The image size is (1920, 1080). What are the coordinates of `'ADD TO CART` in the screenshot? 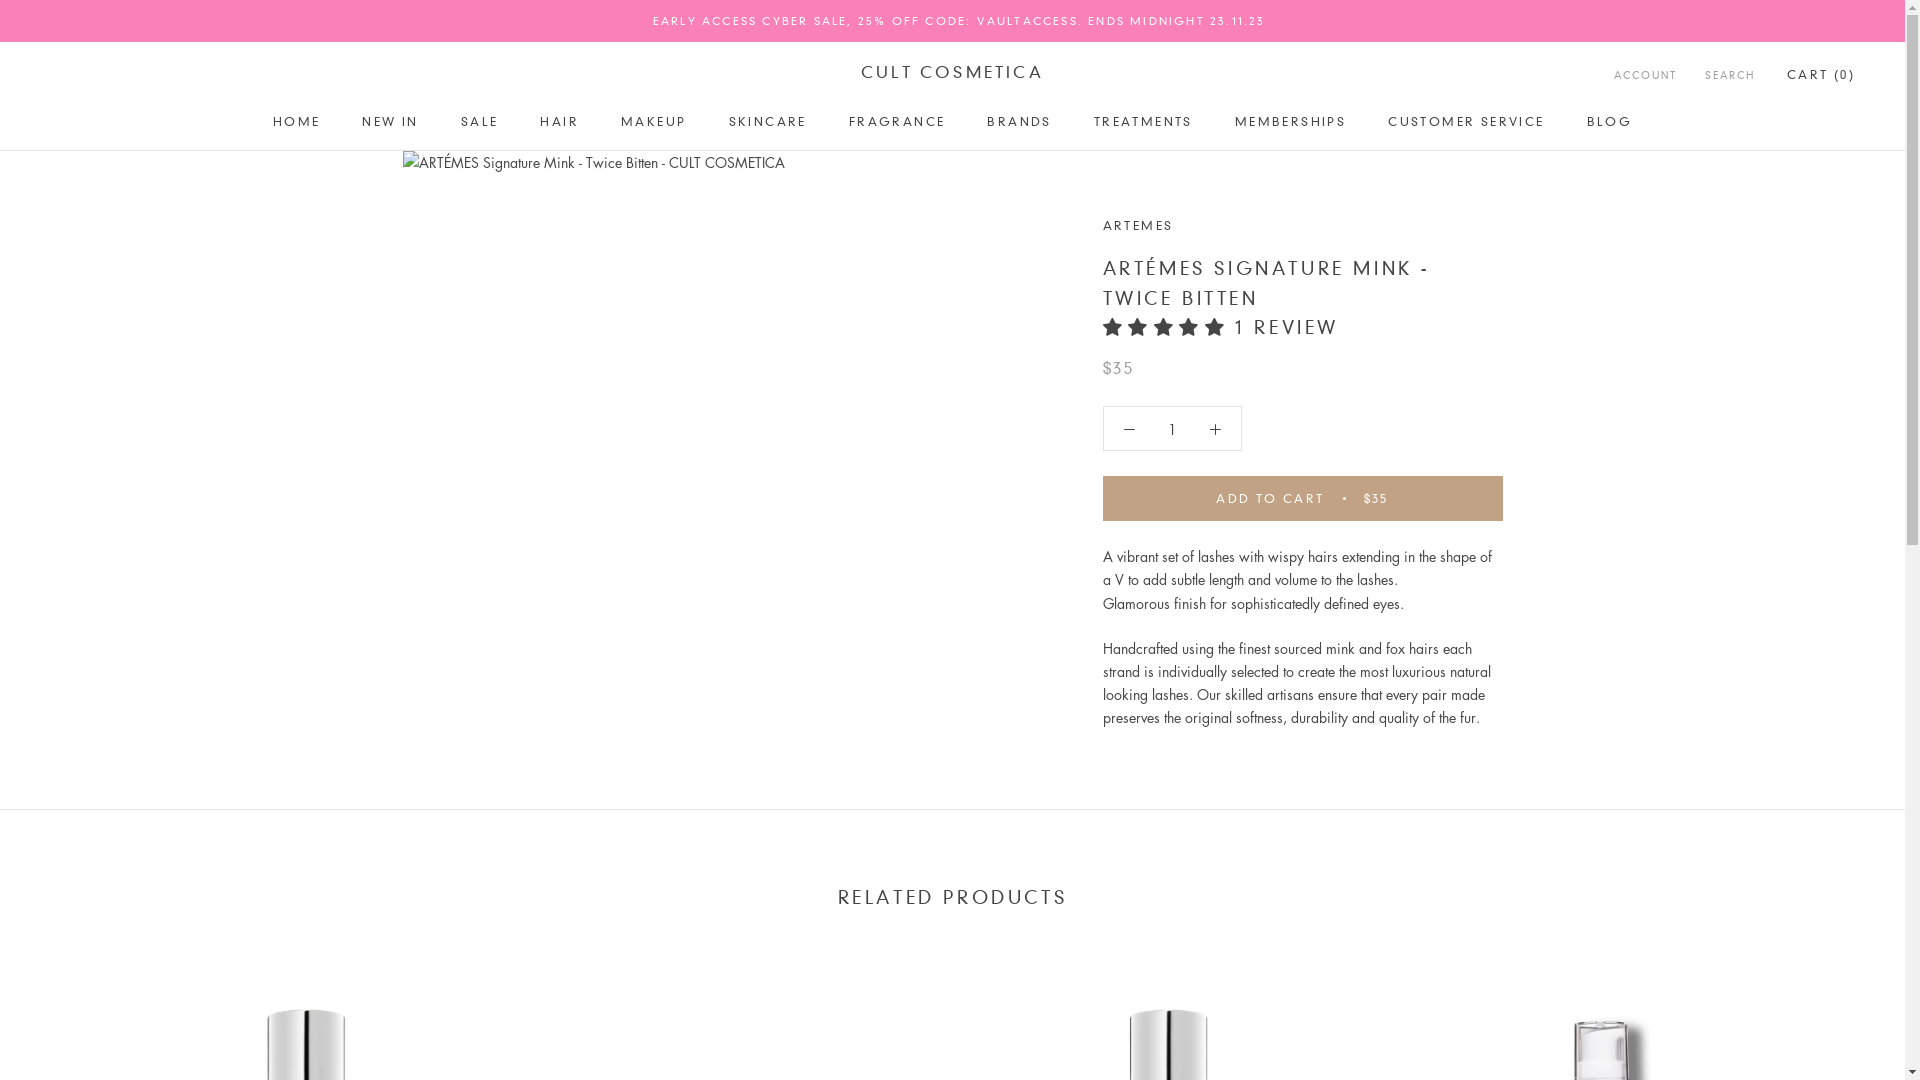 It's located at (1301, 497).